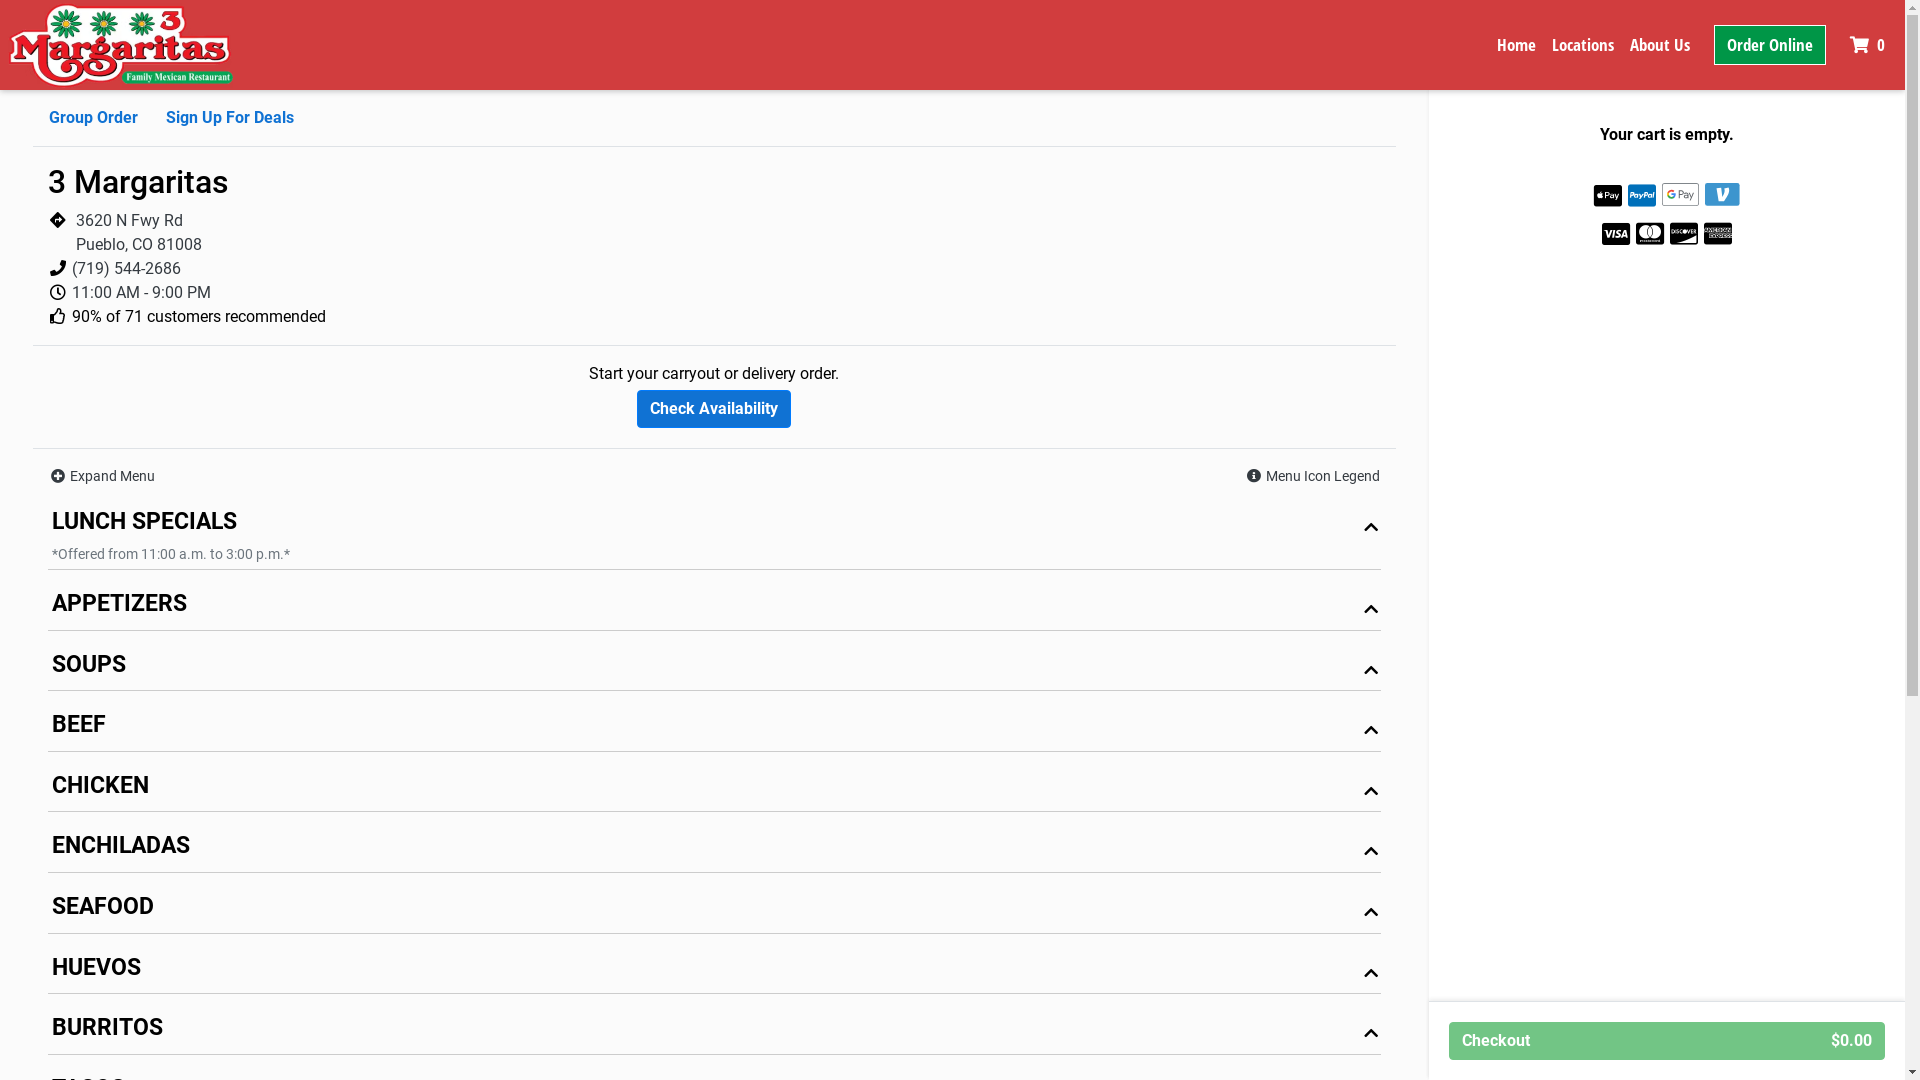 The image size is (1920, 1080). I want to click on '3620 N Fwy Rd, so click(138, 231).